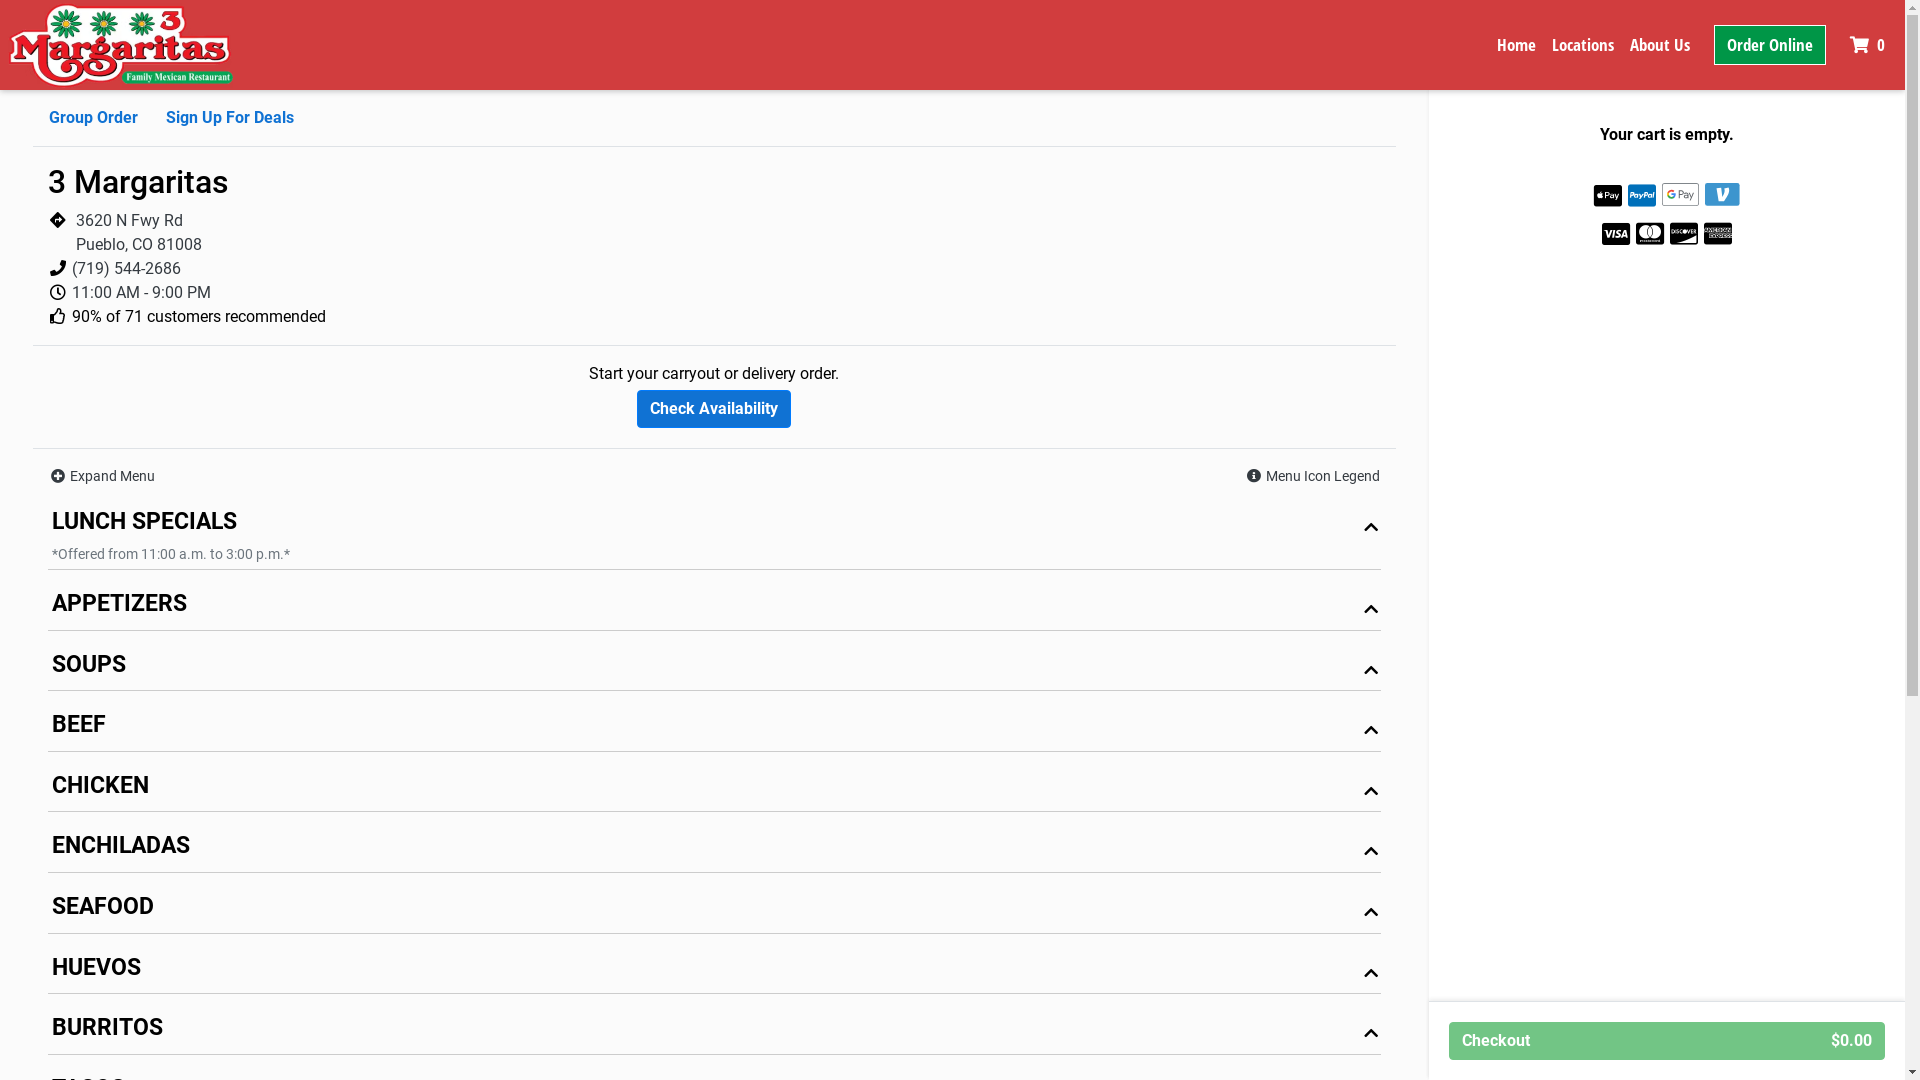 The image size is (1920, 1080). I want to click on '3620 N Fwy Rd, so click(138, 231).